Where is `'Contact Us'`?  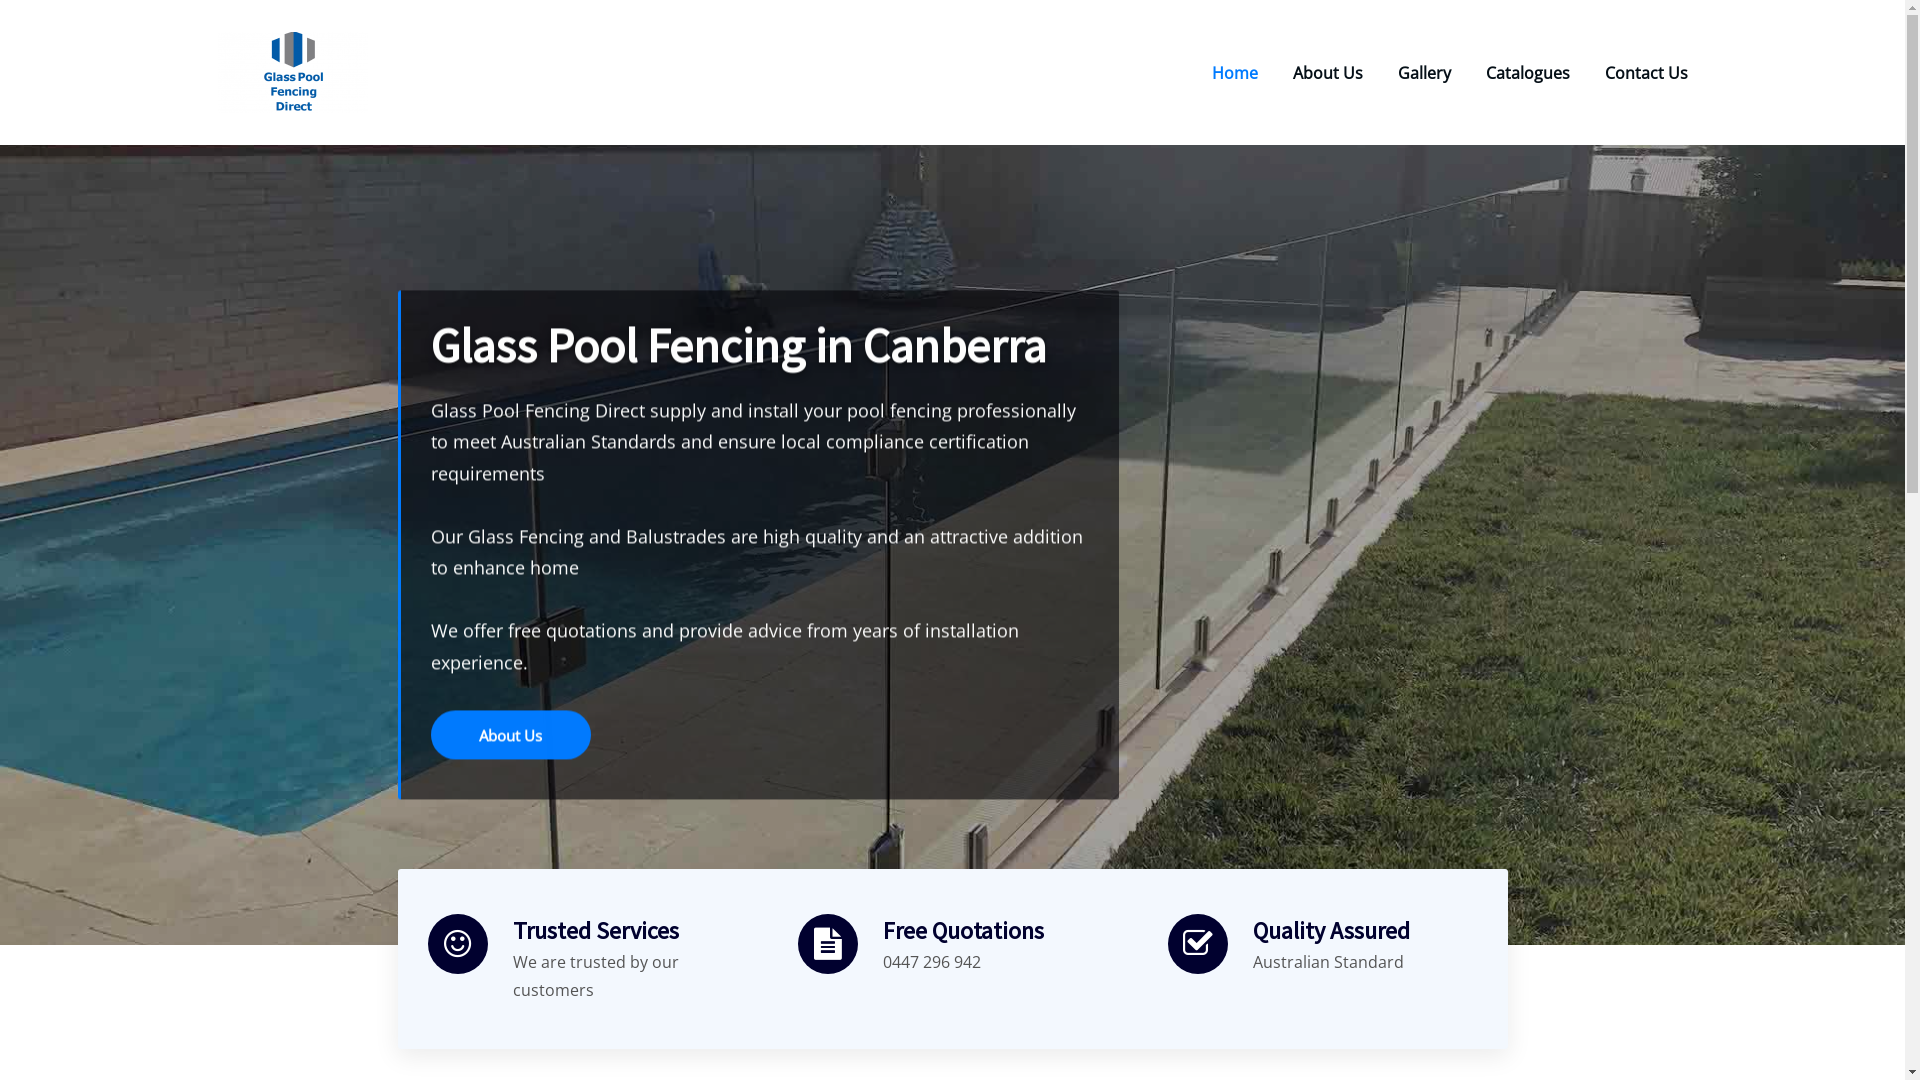
'Contact Us' is located at coordinates (1603, 71).